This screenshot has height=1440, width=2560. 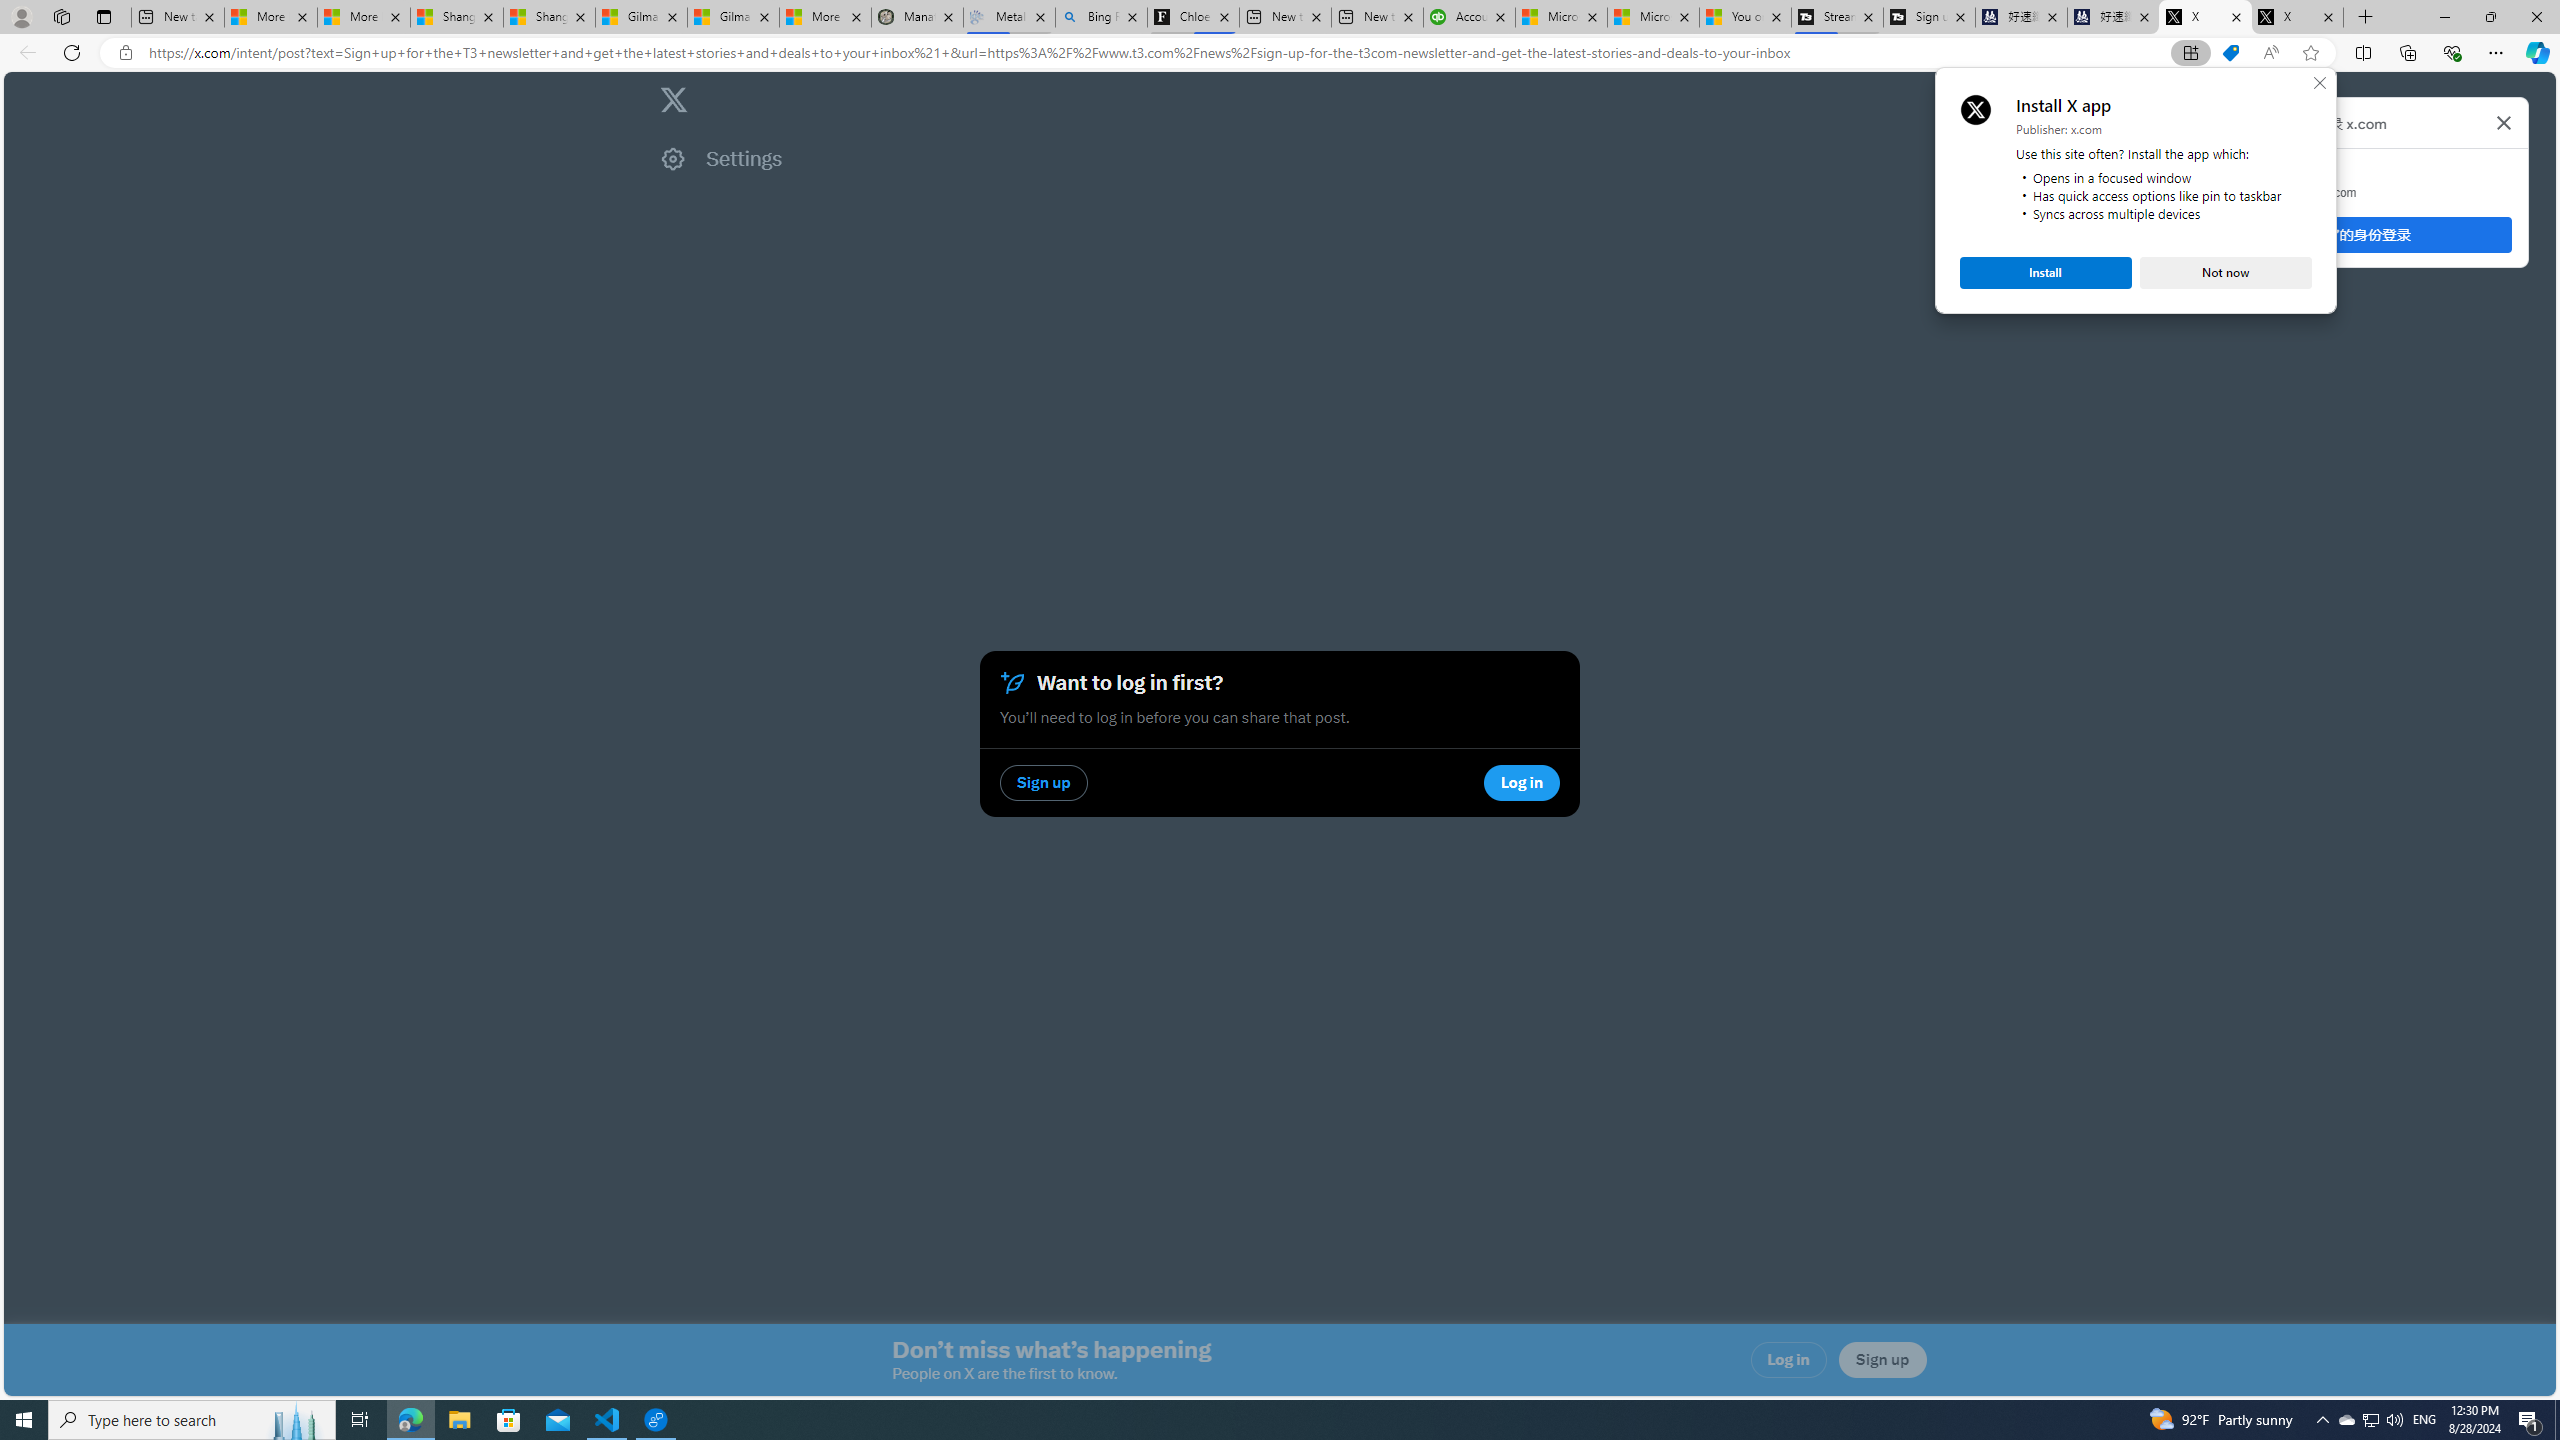 What do you see at coordinates (2369, 1418) in the screenshot?
I see `'User Promoted Notification Area'` at bounding box center [2369, 1418].